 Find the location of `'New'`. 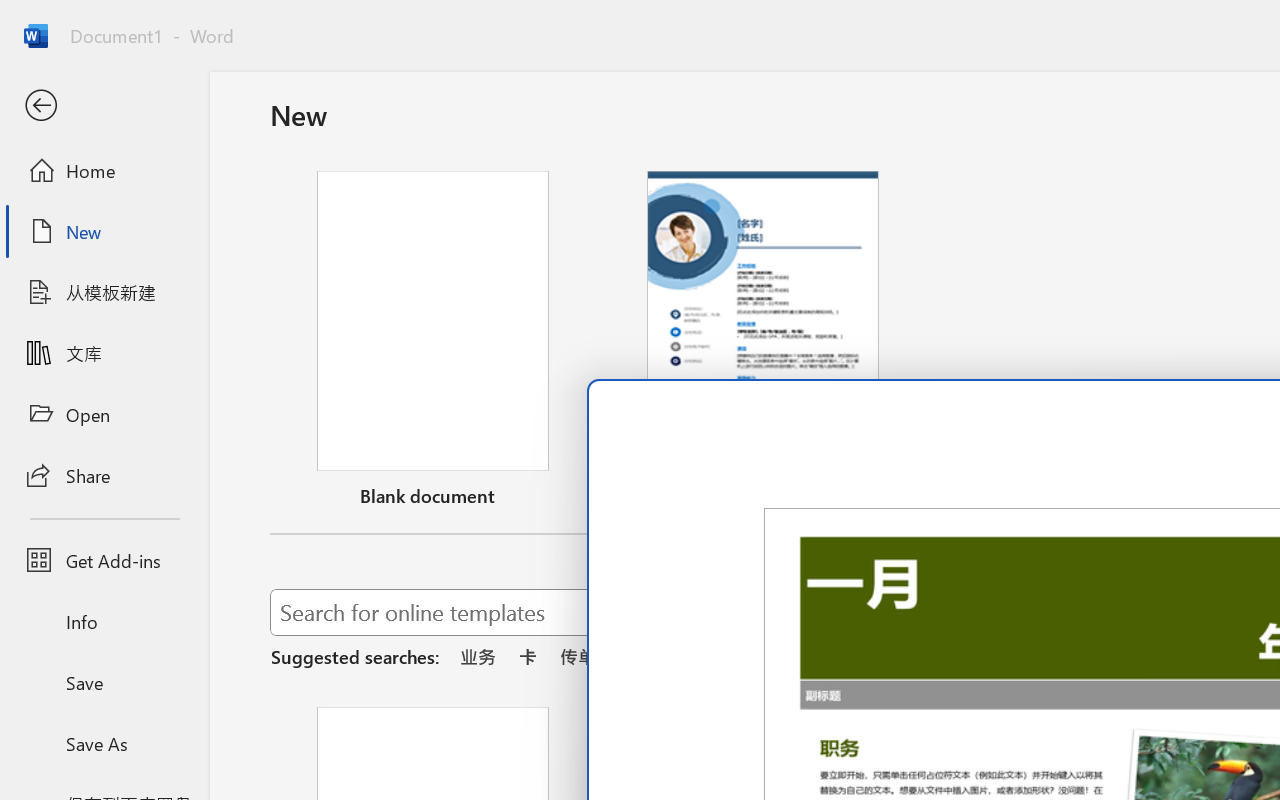

'New' is located at coordinates (103, 231).